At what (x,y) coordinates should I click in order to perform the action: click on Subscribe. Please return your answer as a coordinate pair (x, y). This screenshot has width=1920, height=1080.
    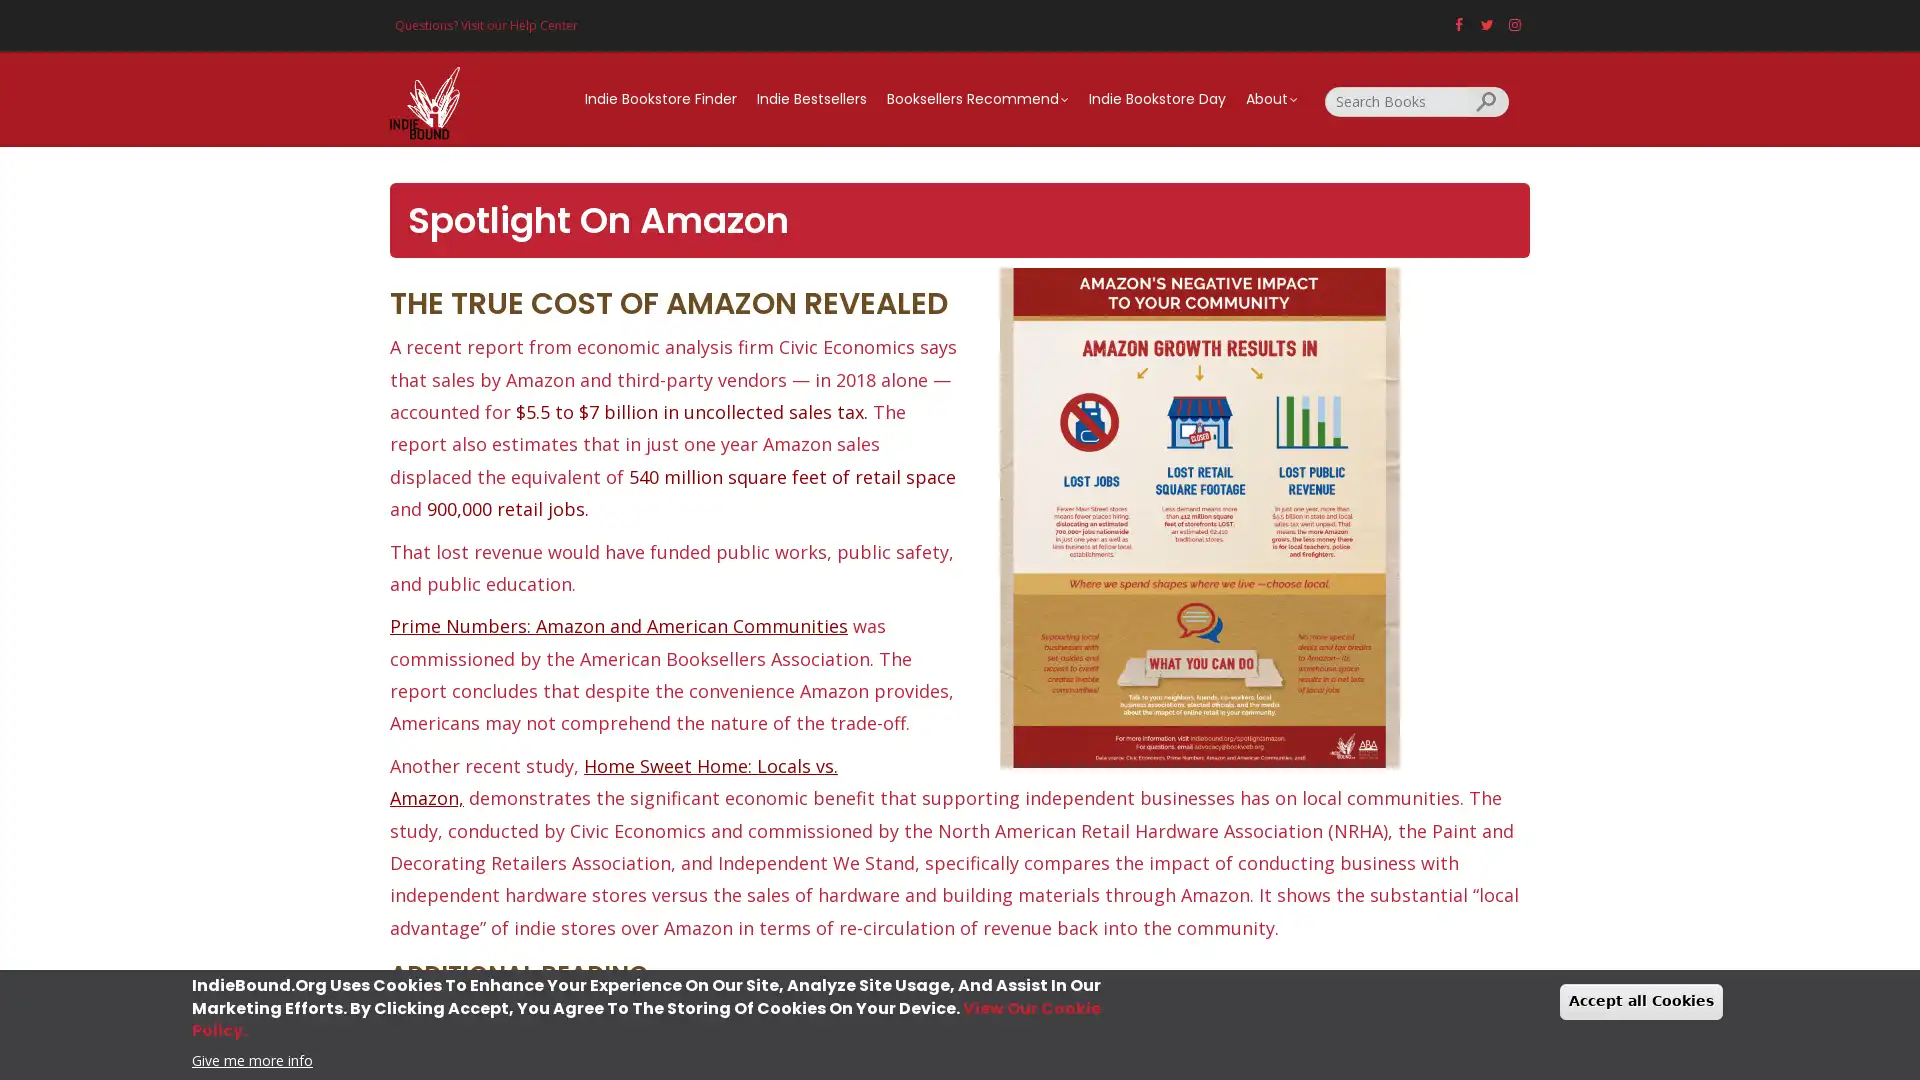
    Looking at the image, I should click on (960, 689).